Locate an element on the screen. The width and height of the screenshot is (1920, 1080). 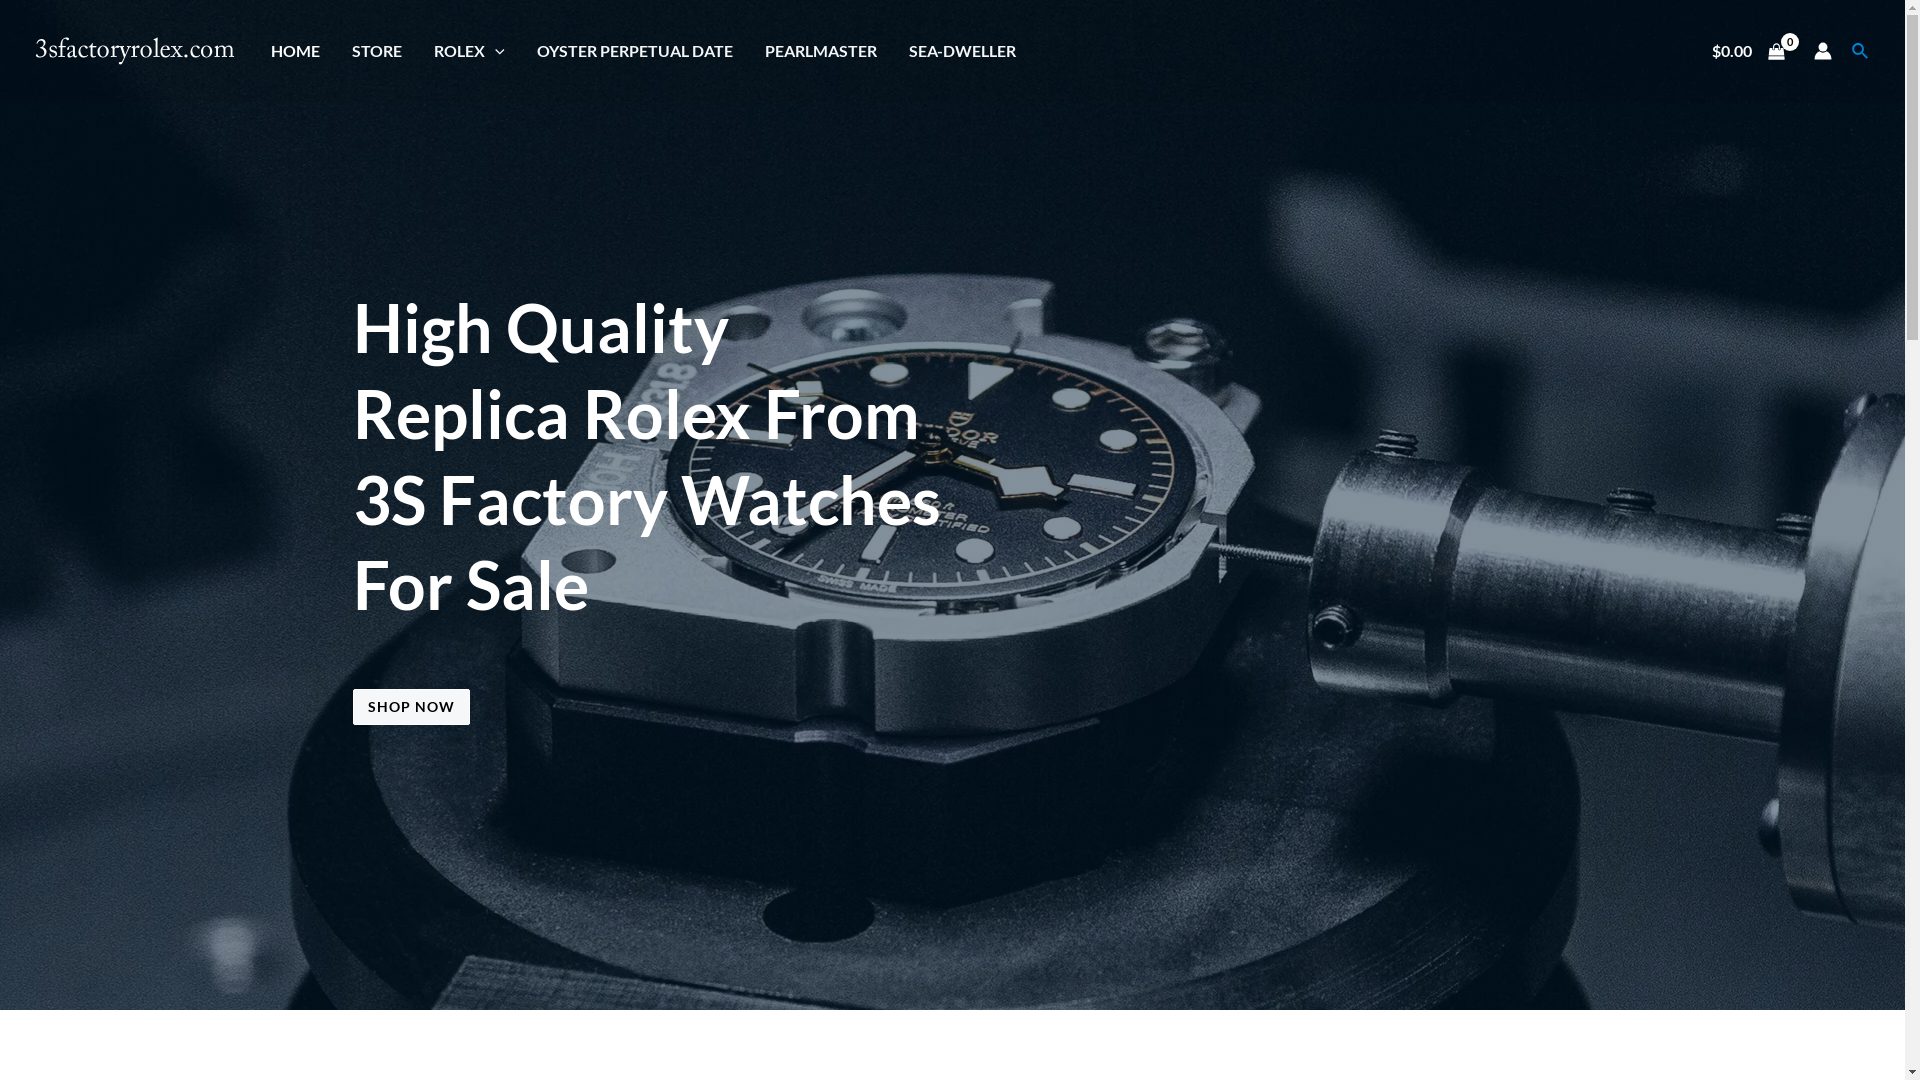
'$0.00' is located at coordinates (1747, 49).